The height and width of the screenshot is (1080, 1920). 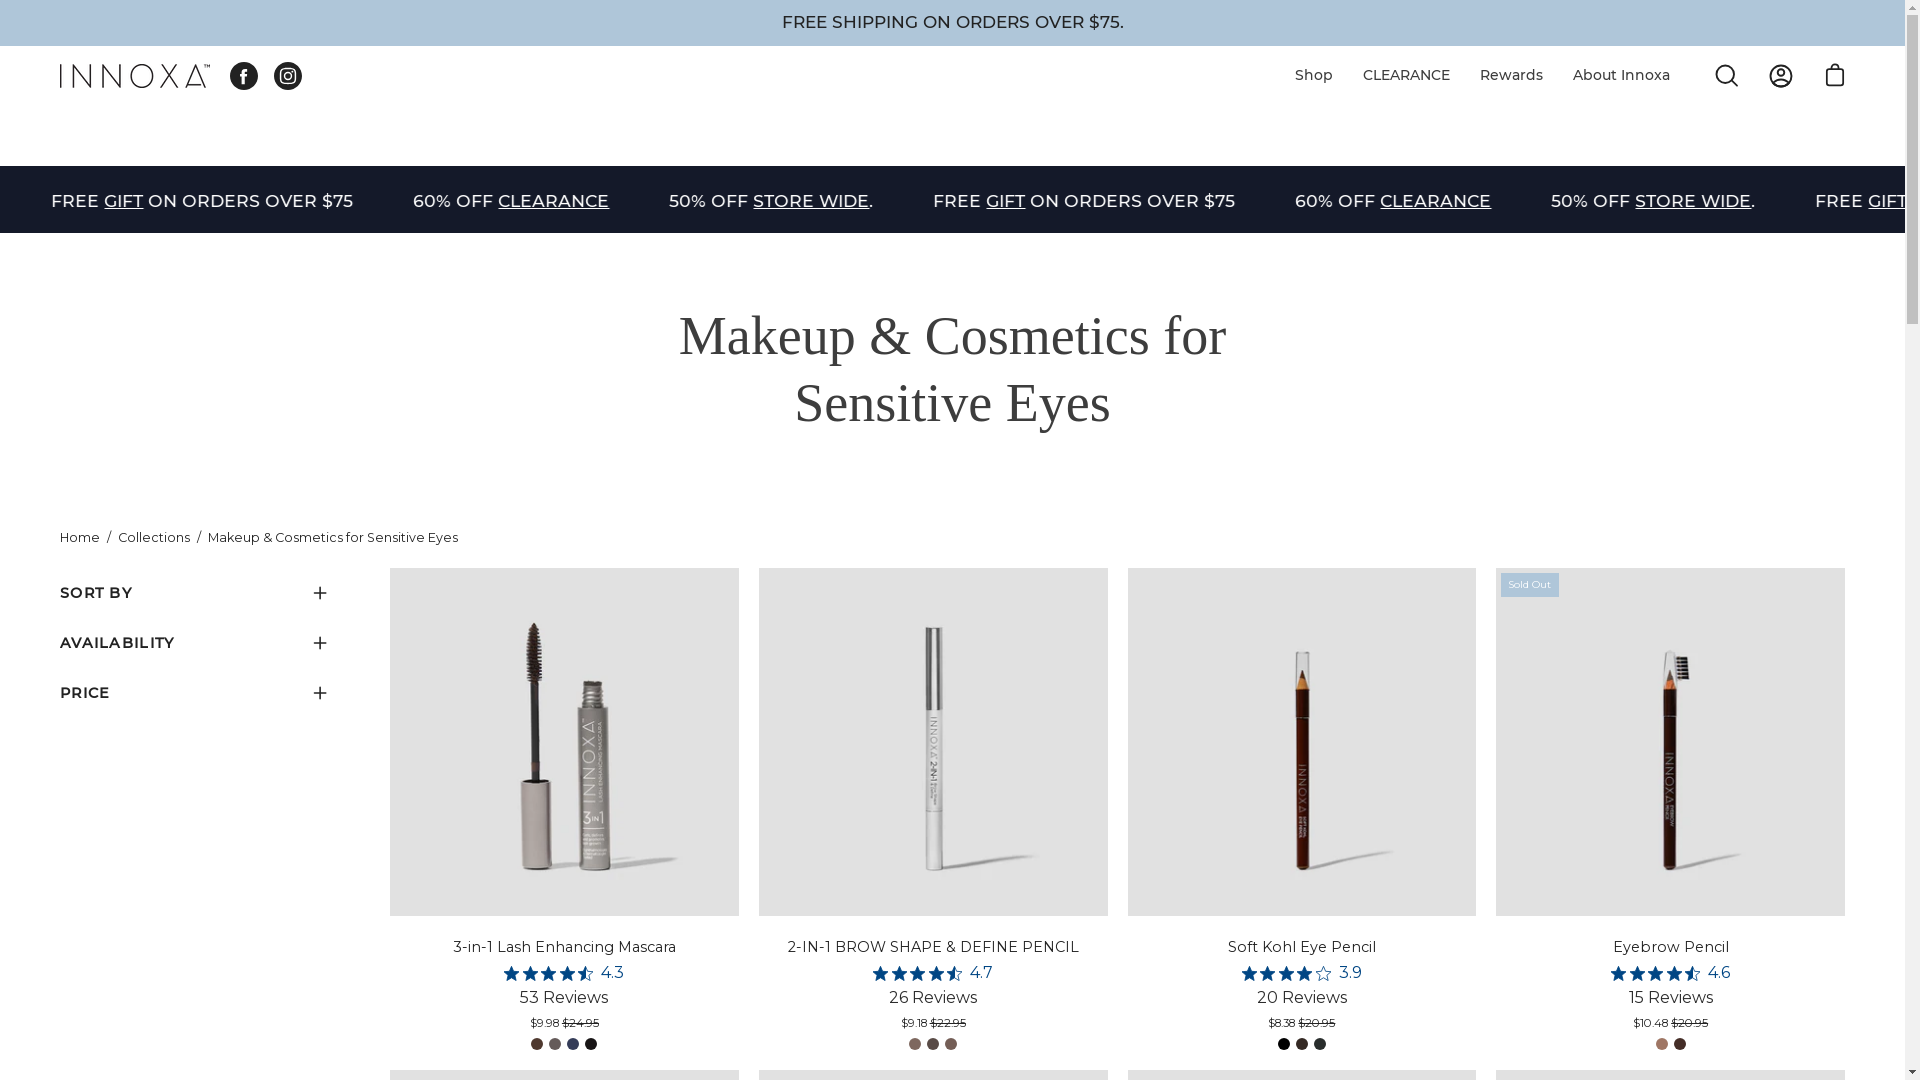 What do you see at coordinates (287, 75) in the screenshot?
I see `'View Innoxa on Instagram'` at bounding box center [287, 75].